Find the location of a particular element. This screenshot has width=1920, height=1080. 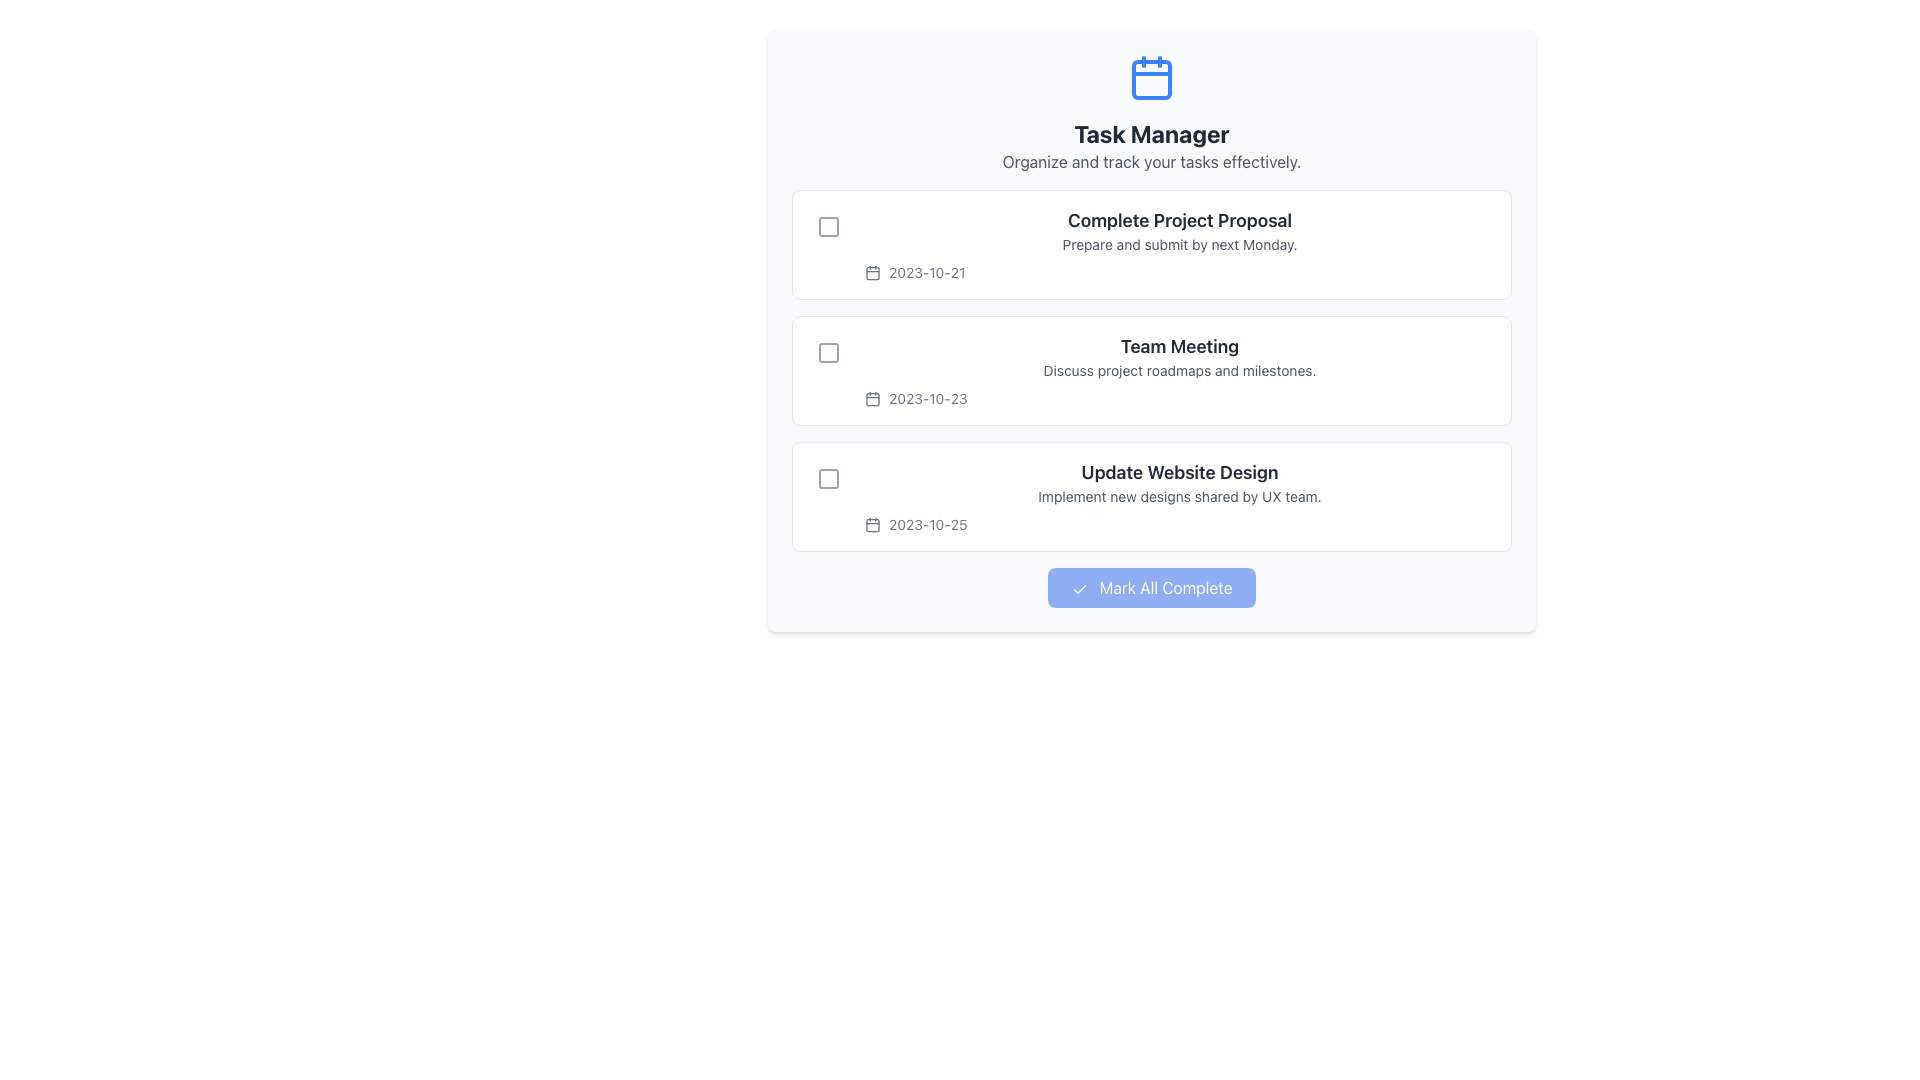

the Checkbox-like toggle icon adjacent to the date '2023-10-23' is located at coordinates (829, 352).